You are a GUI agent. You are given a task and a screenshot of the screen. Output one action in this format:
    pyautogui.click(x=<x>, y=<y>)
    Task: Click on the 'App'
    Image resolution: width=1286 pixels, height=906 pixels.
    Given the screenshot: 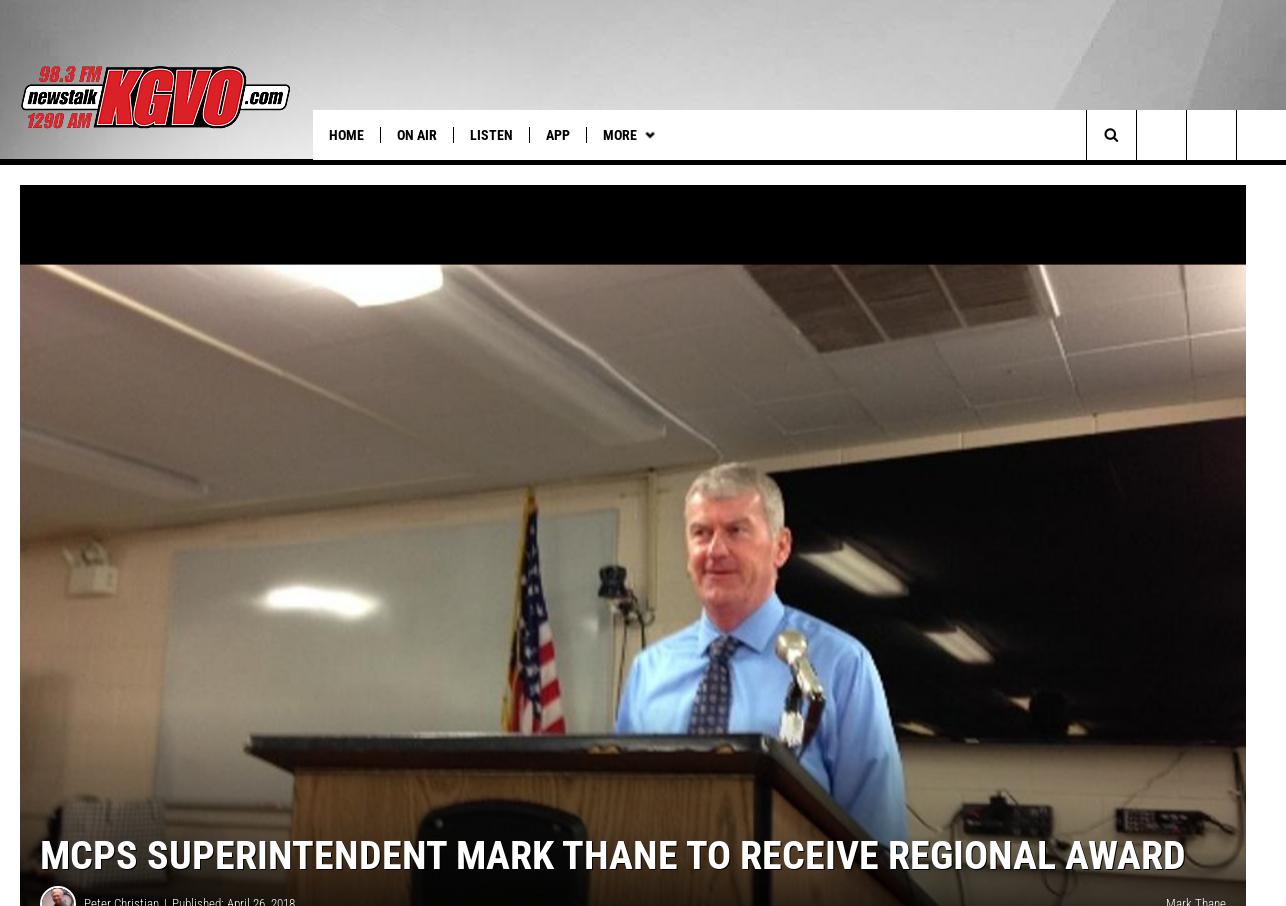 What is the action you would take?
    pyautogui.click(x=556, y=133)
    